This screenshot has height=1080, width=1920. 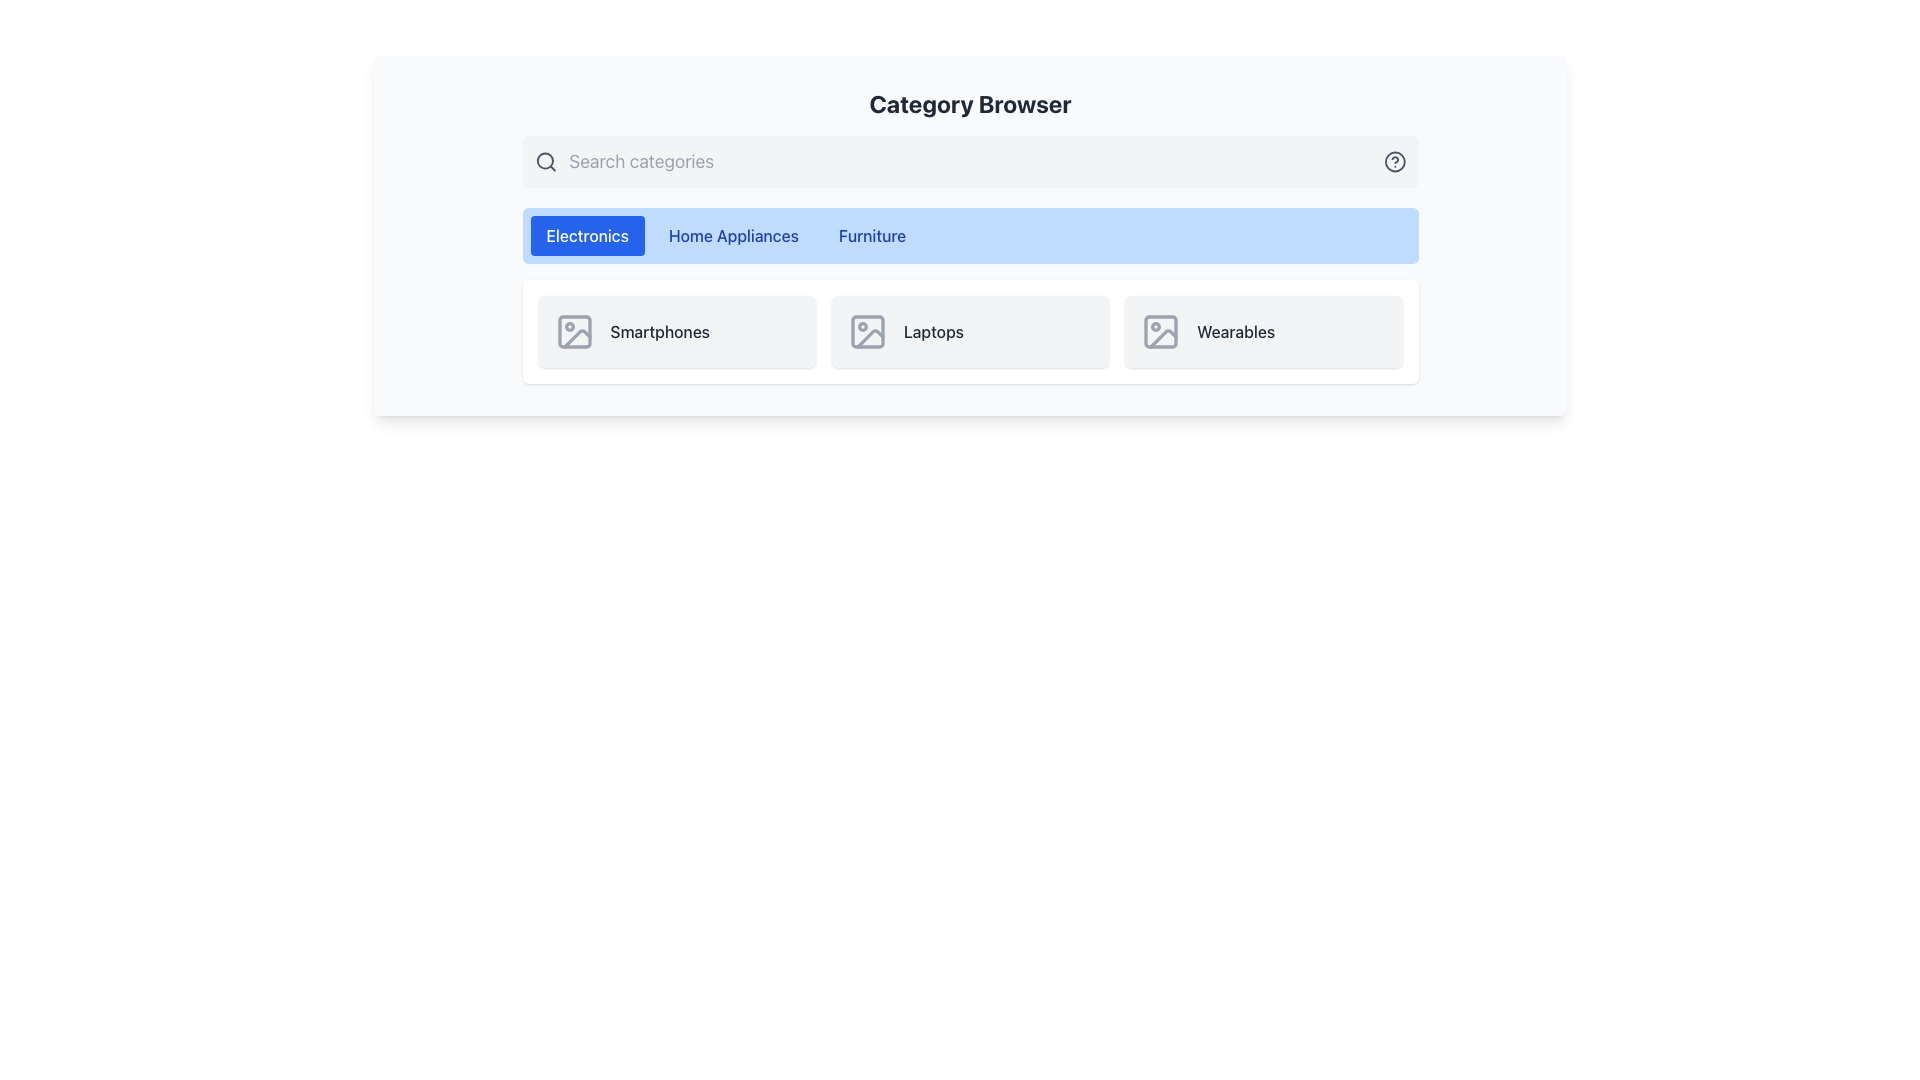 What do you see at coordinates (545, 161) in the screenshot?
I see `the search icon located at the leftmost side of the header section, adjacent to the 'Search categories' input field` at bounding box center [545, 161].